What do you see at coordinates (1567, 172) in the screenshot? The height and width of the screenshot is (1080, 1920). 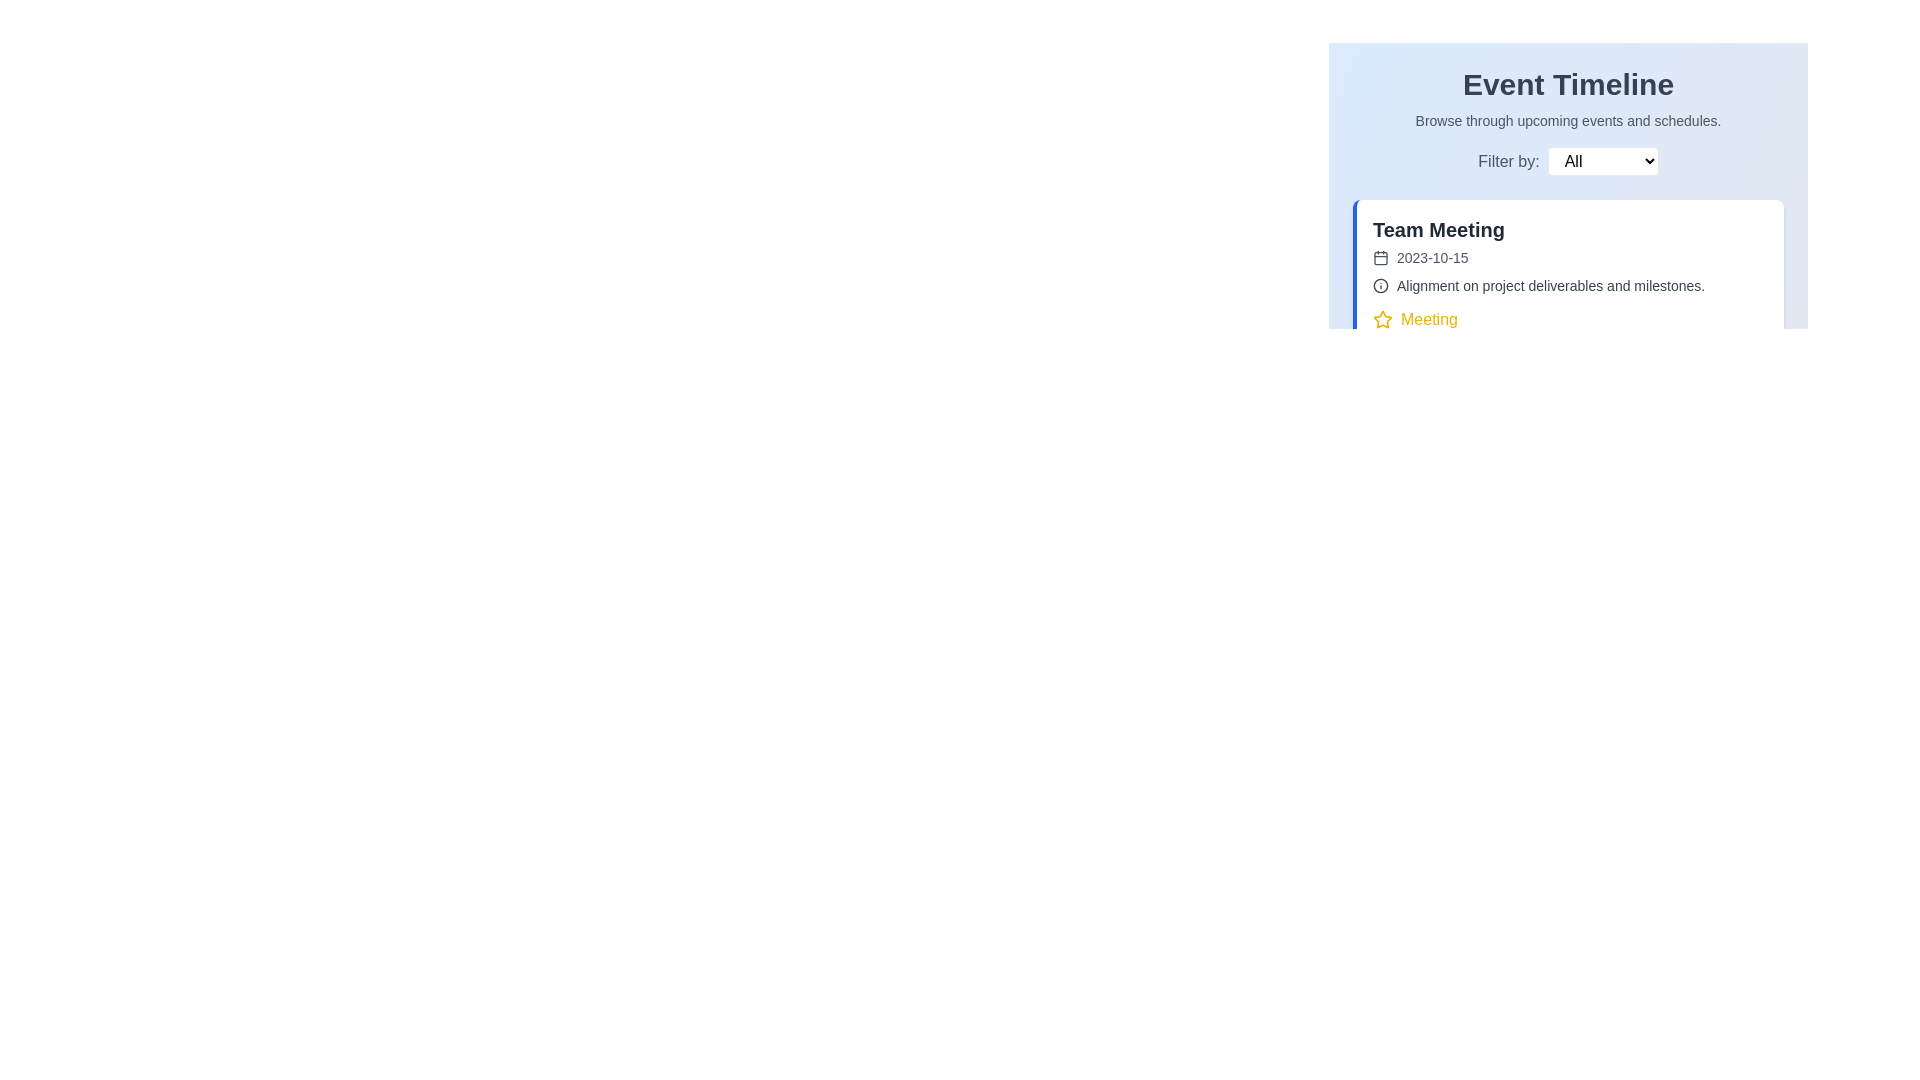 I see `the 'Filter by' dropdown menu located in the upper part of the event timeline interface` at bounding box center [1567, 172].